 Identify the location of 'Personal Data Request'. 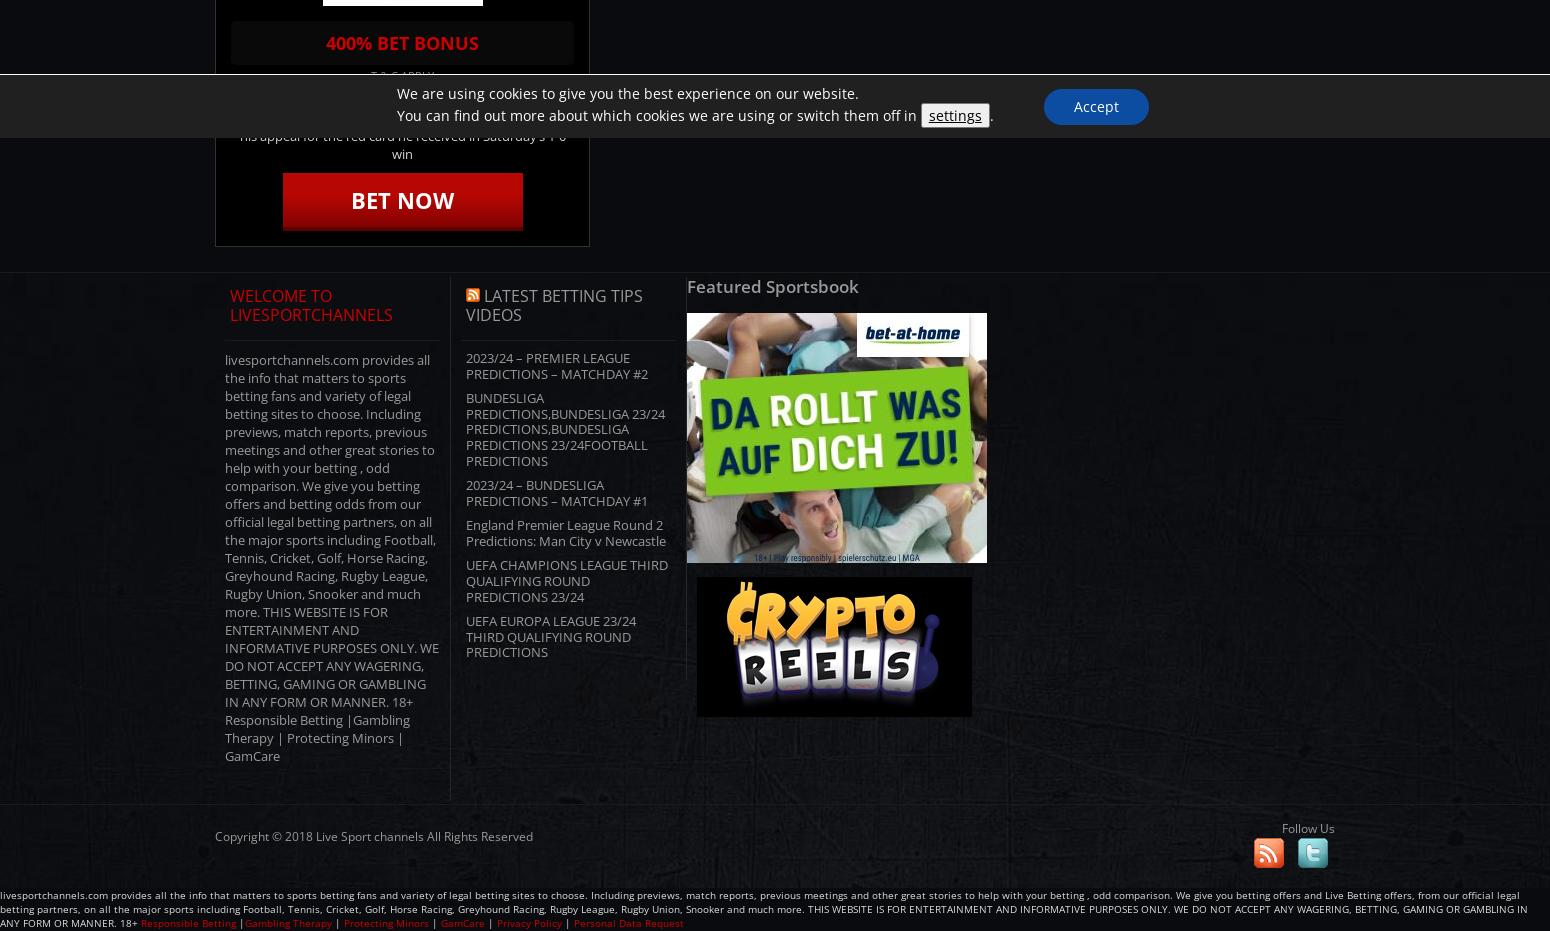
(627, 921).